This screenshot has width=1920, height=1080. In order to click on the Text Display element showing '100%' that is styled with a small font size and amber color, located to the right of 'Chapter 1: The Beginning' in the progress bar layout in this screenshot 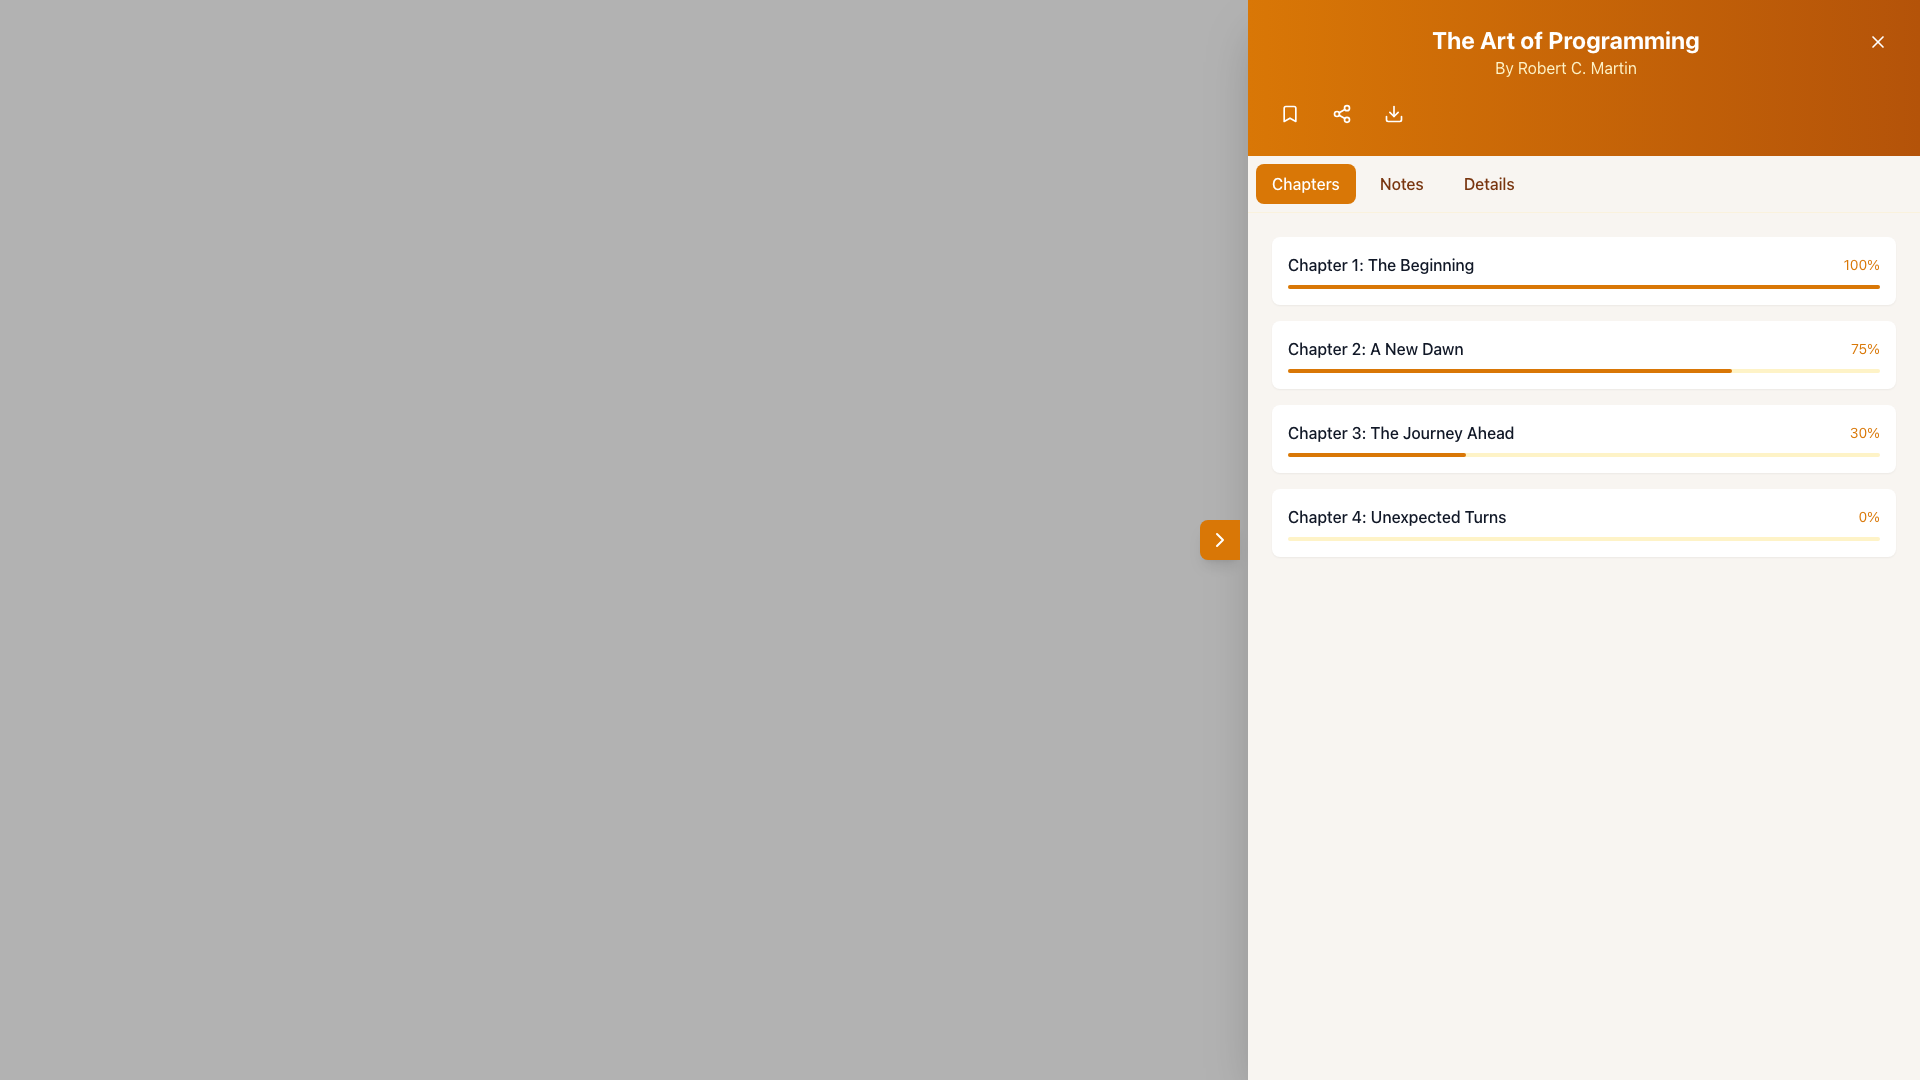, I will do `click(1860, 264)`.